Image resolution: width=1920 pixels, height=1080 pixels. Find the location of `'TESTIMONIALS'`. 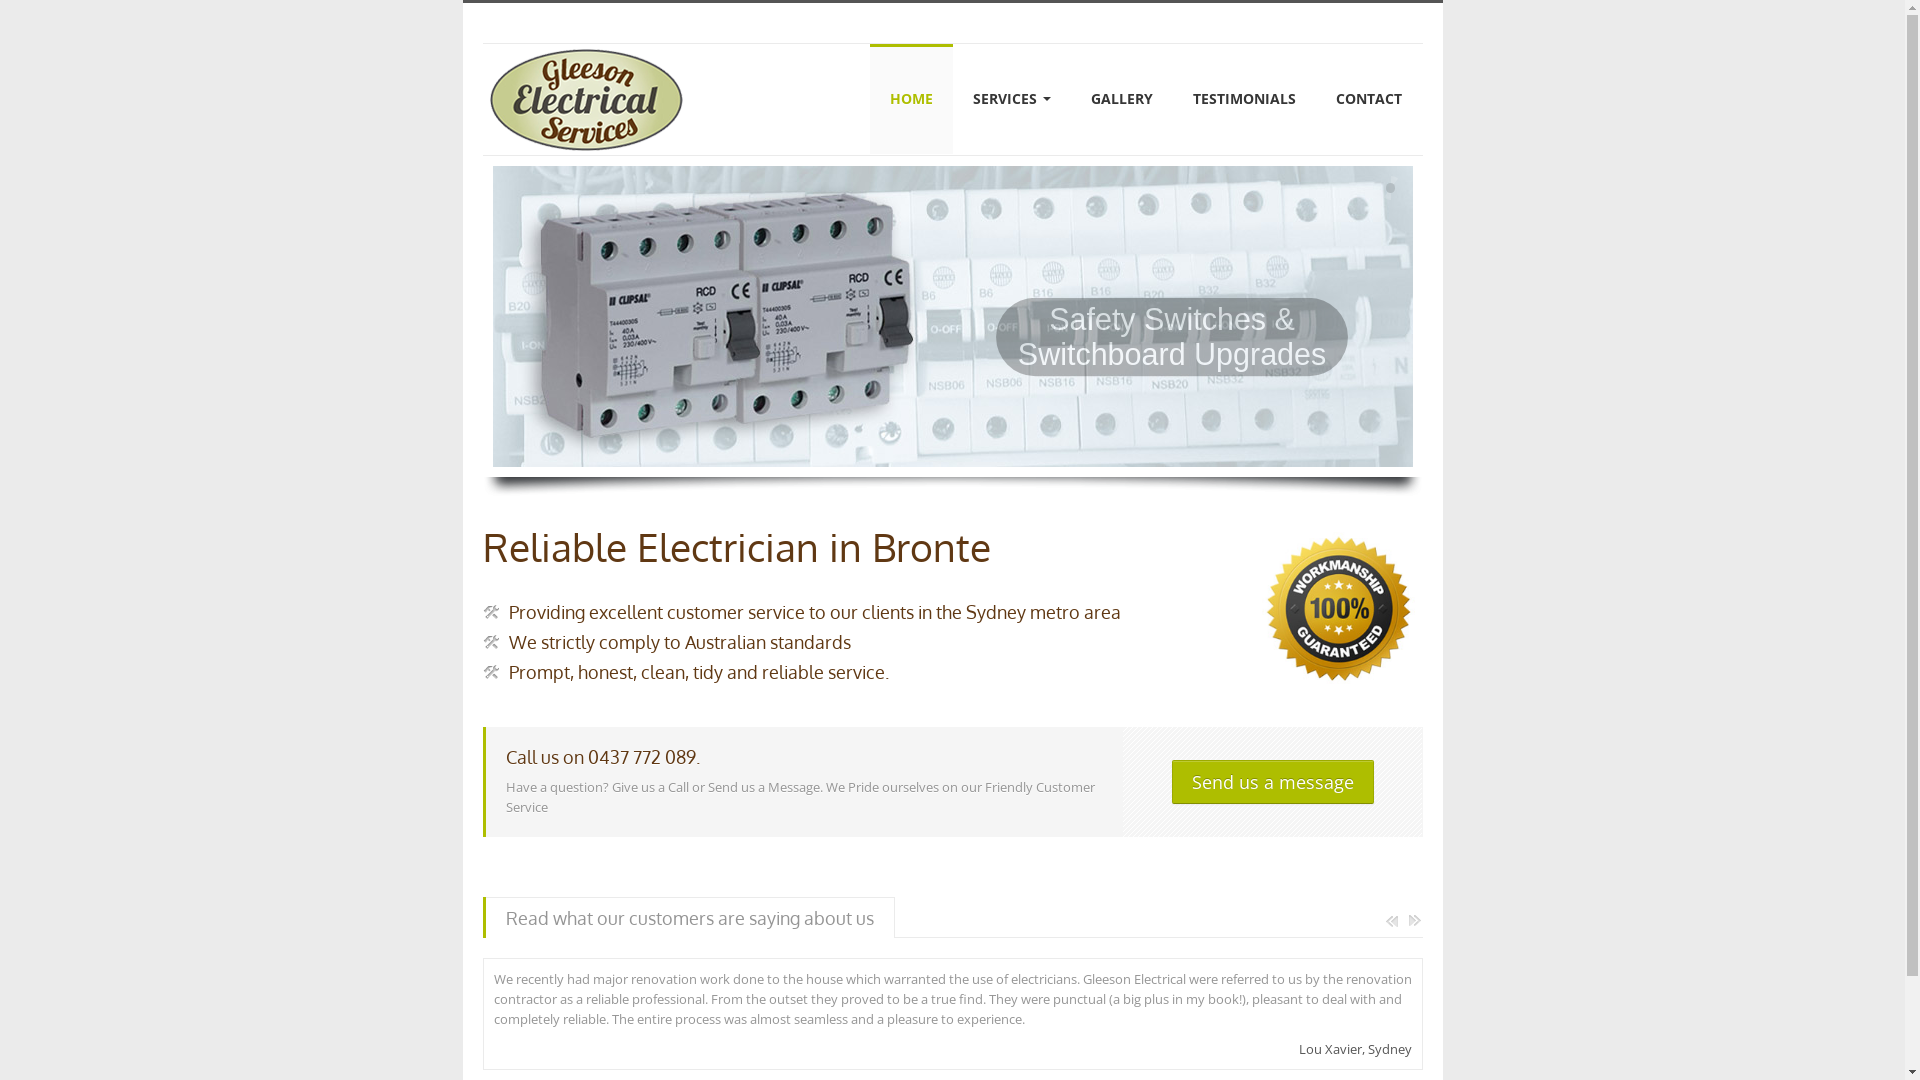

'TESTIMONIALS' is located at coordinates (1243, 99).